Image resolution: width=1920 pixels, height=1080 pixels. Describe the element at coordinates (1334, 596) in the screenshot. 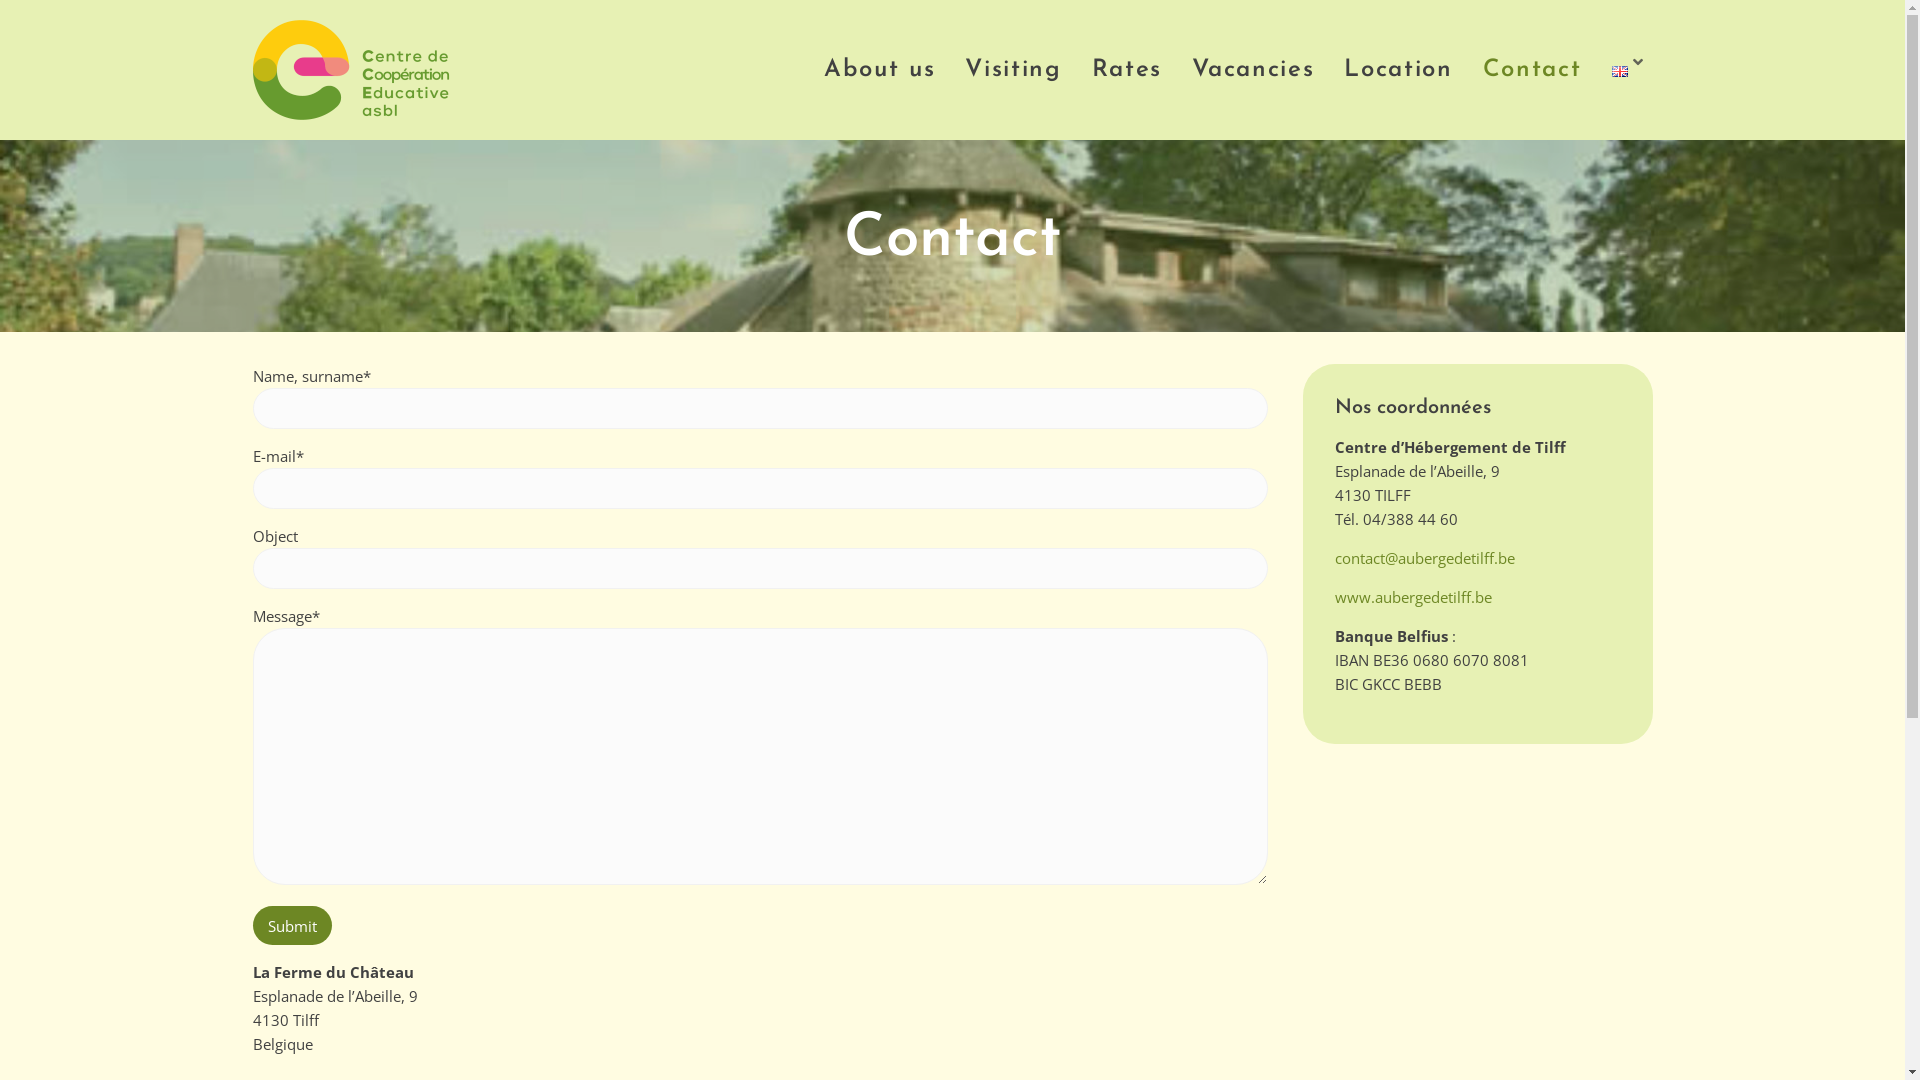

I see `'www.aubergedetilff.be'` at that location.